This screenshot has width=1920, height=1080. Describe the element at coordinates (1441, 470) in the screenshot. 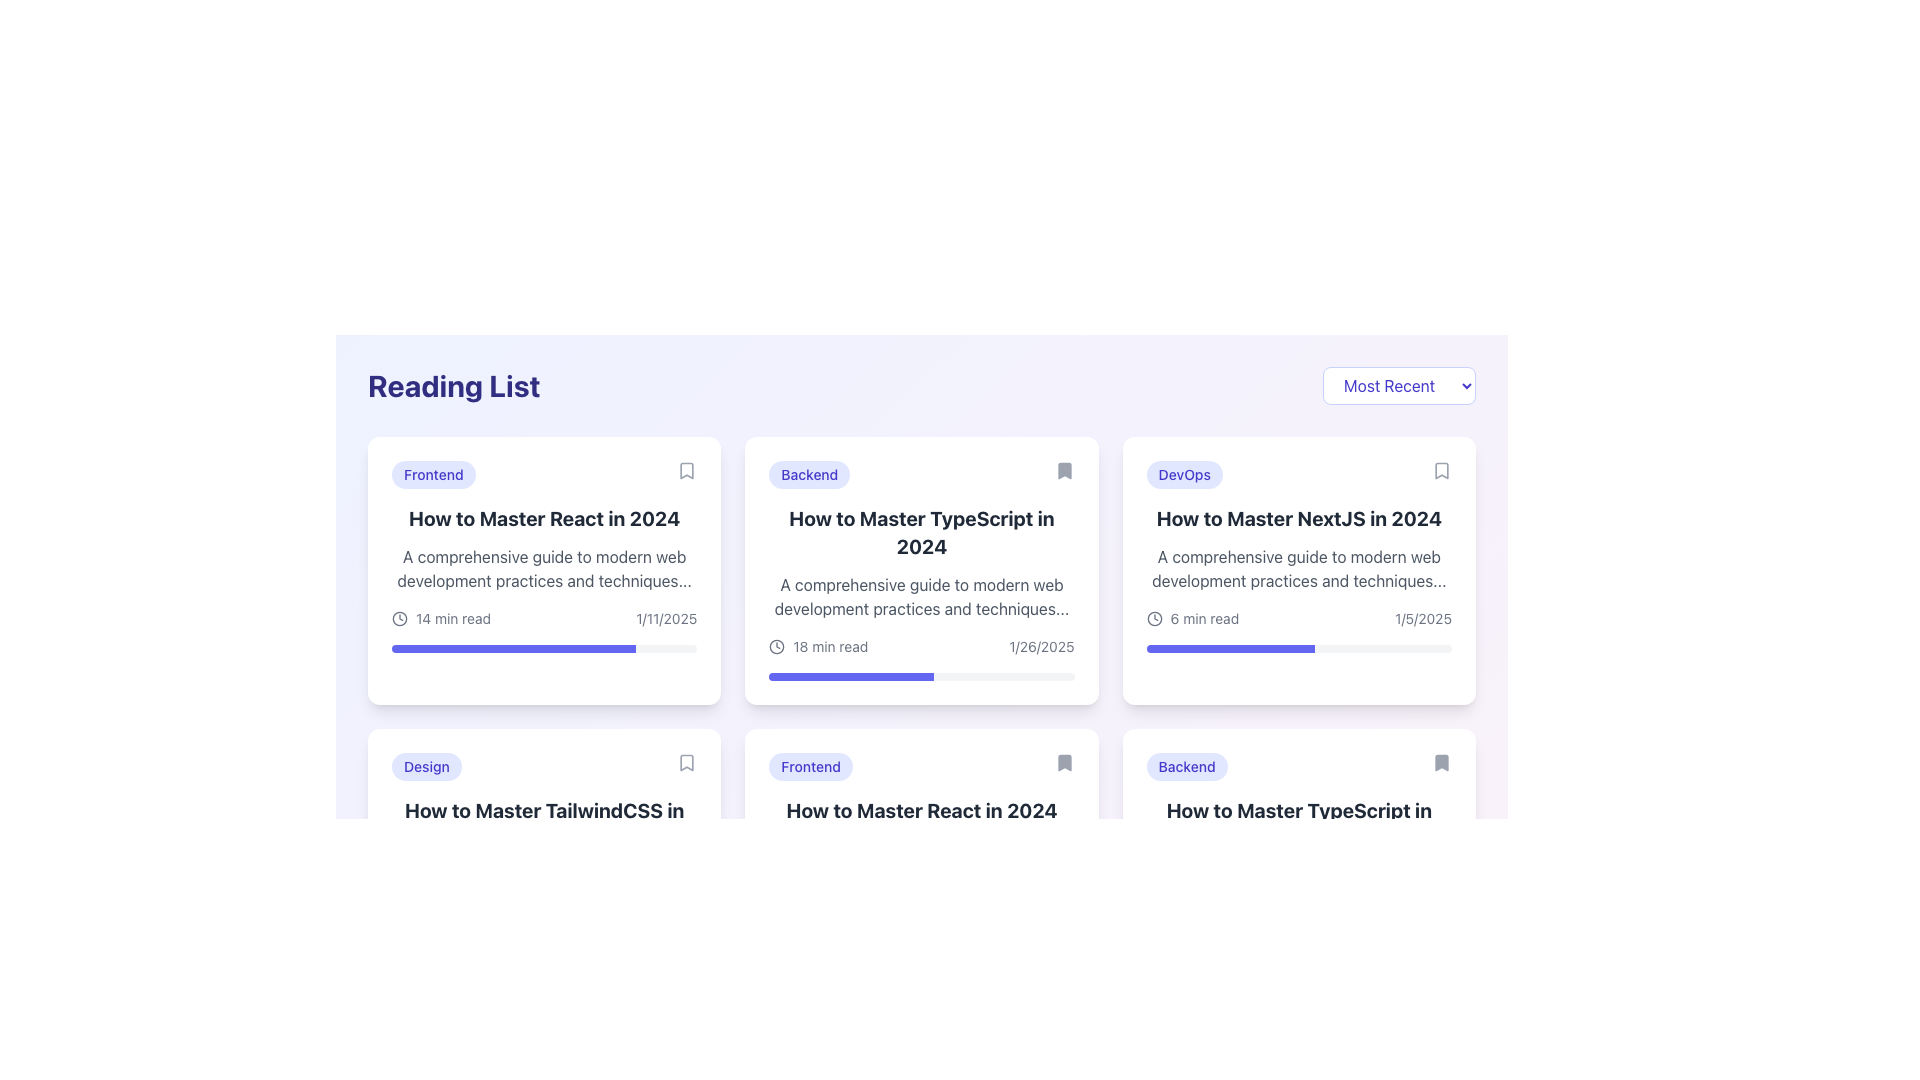

I see `the bookmark icon located in the upper-right corner of the 'How to Master NextJS in 2024' card to bookmark the associated content` at that location.